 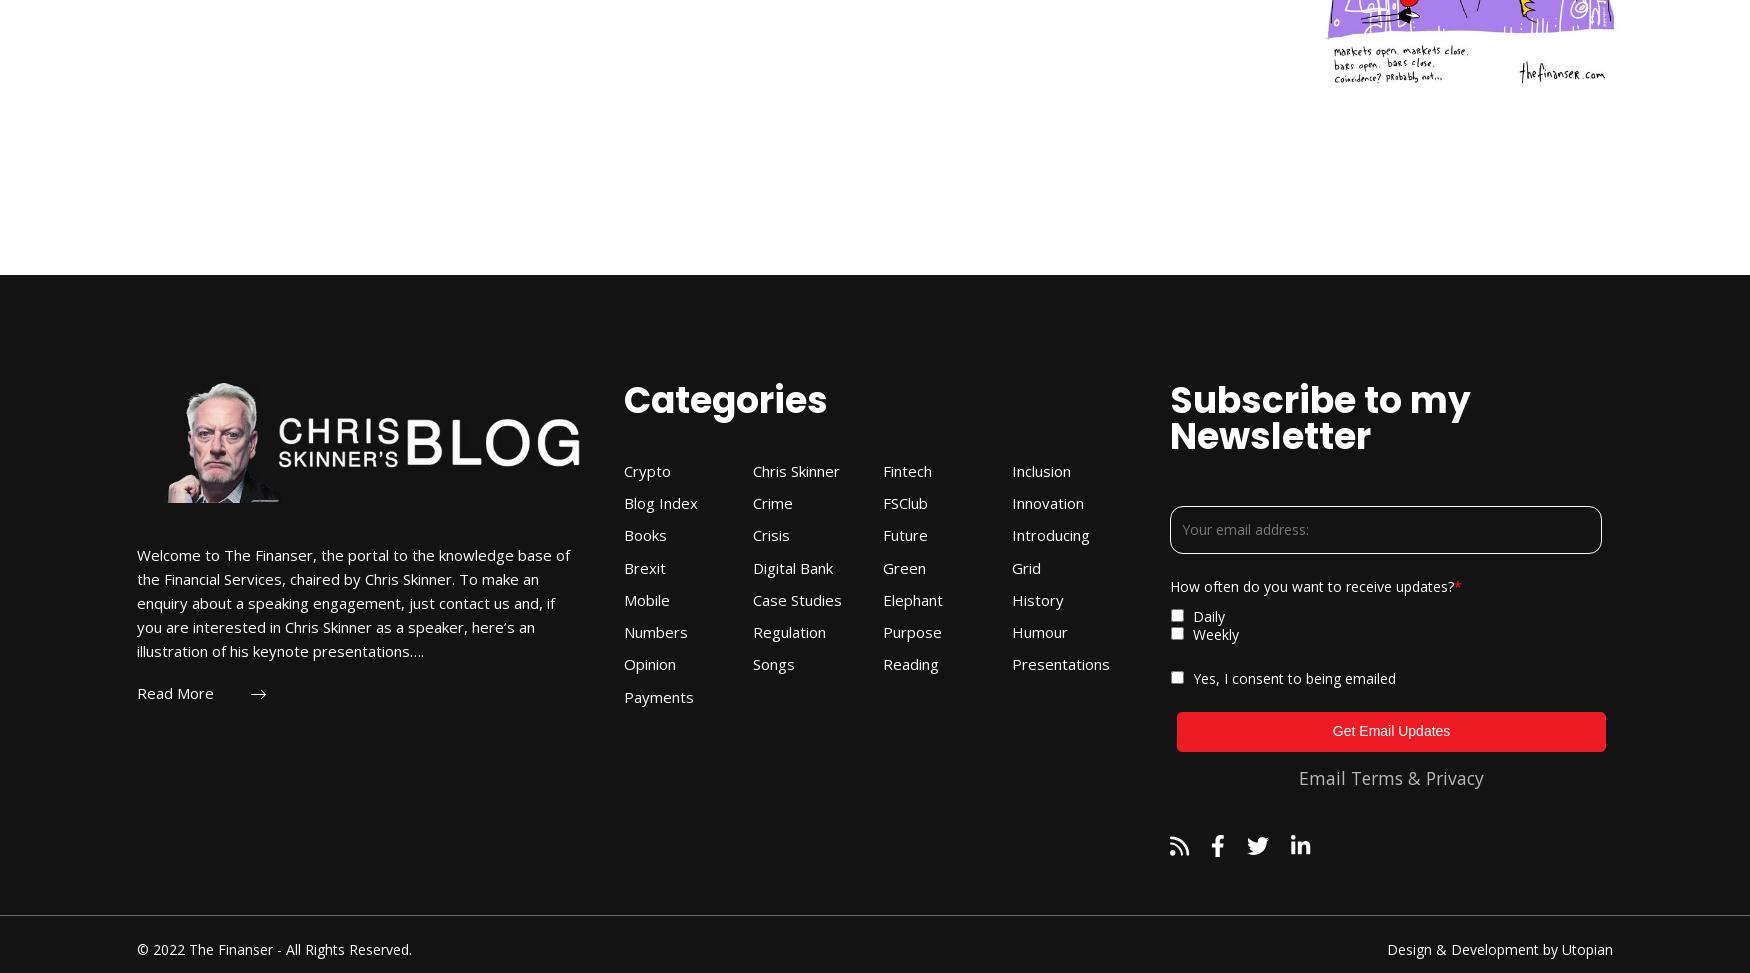 What do you see at coordinates (795, 469) in the screenshot?
I see `'Chris Skinner'` at bounding box center [795, 469].